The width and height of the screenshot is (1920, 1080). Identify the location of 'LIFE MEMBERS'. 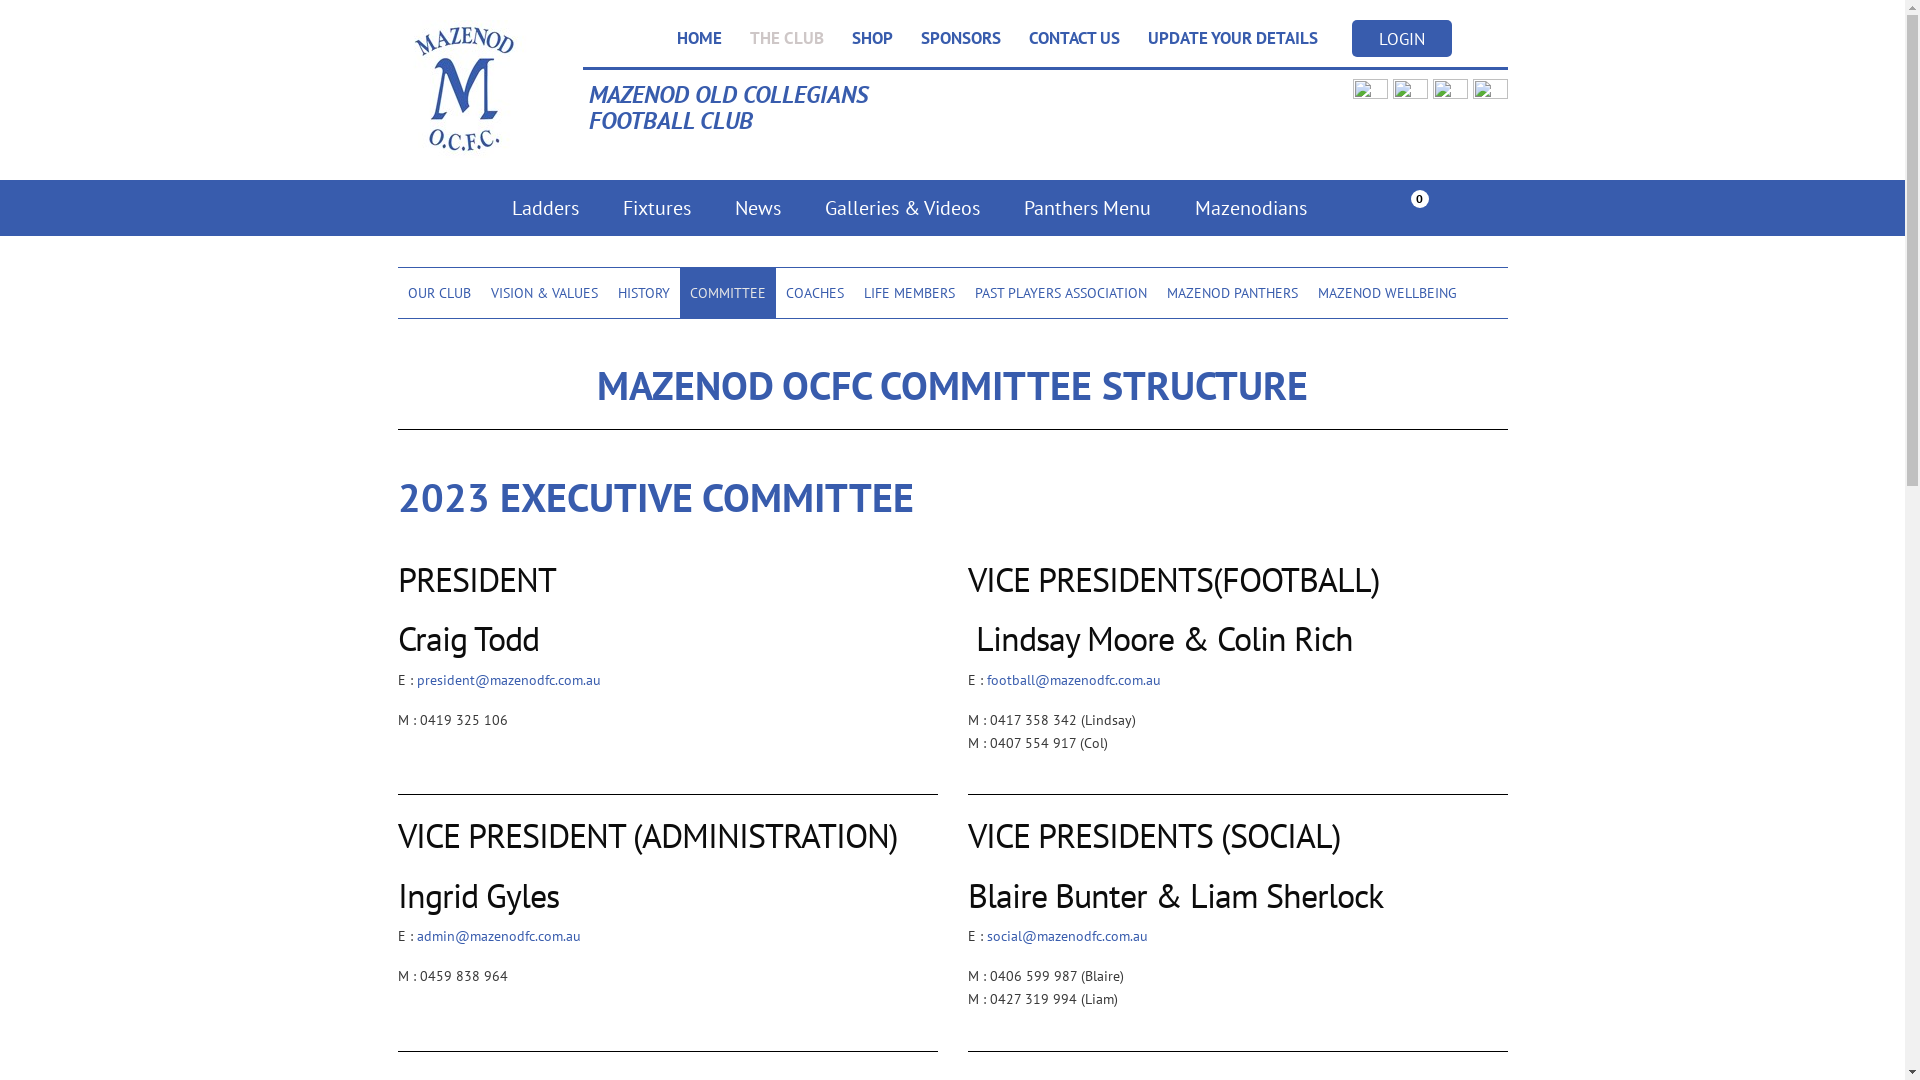
(854, 293).